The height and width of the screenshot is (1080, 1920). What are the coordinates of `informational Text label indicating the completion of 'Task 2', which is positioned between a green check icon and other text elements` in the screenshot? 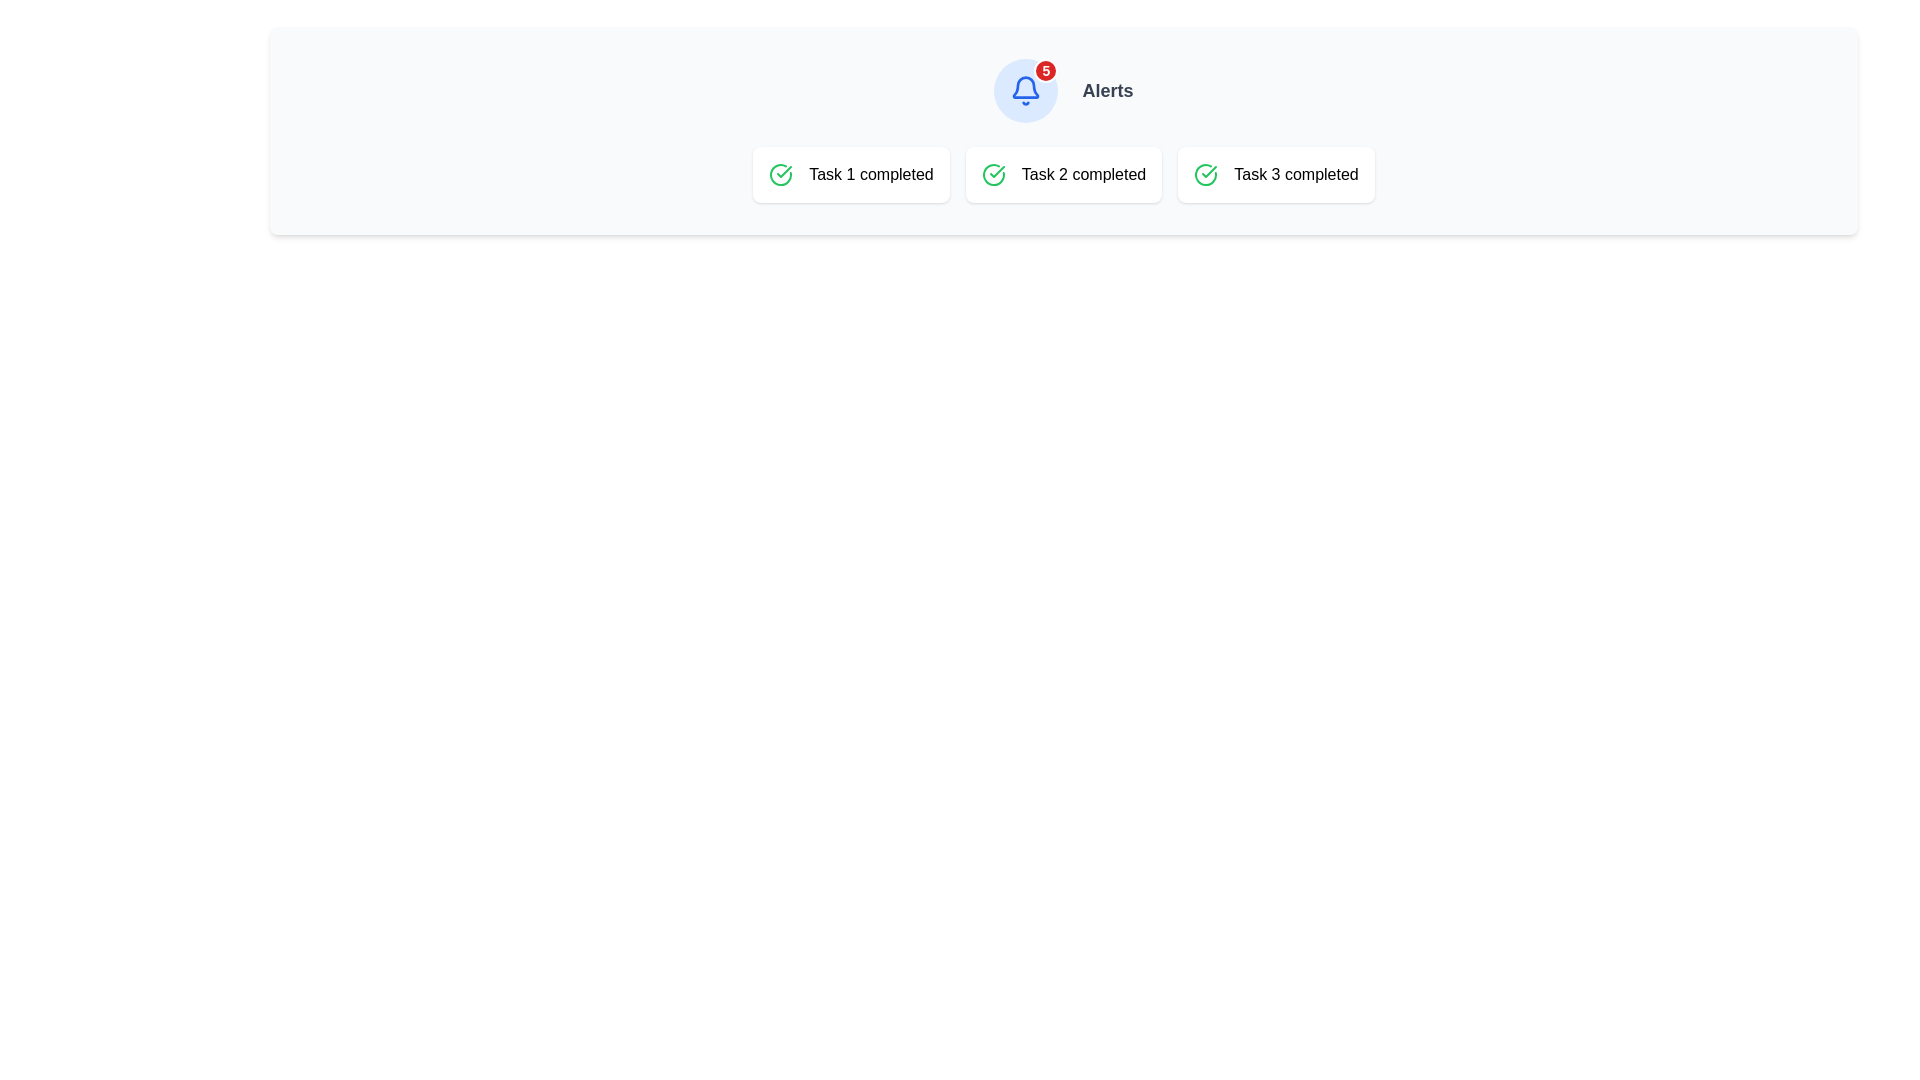 It's located at (1083, 173).